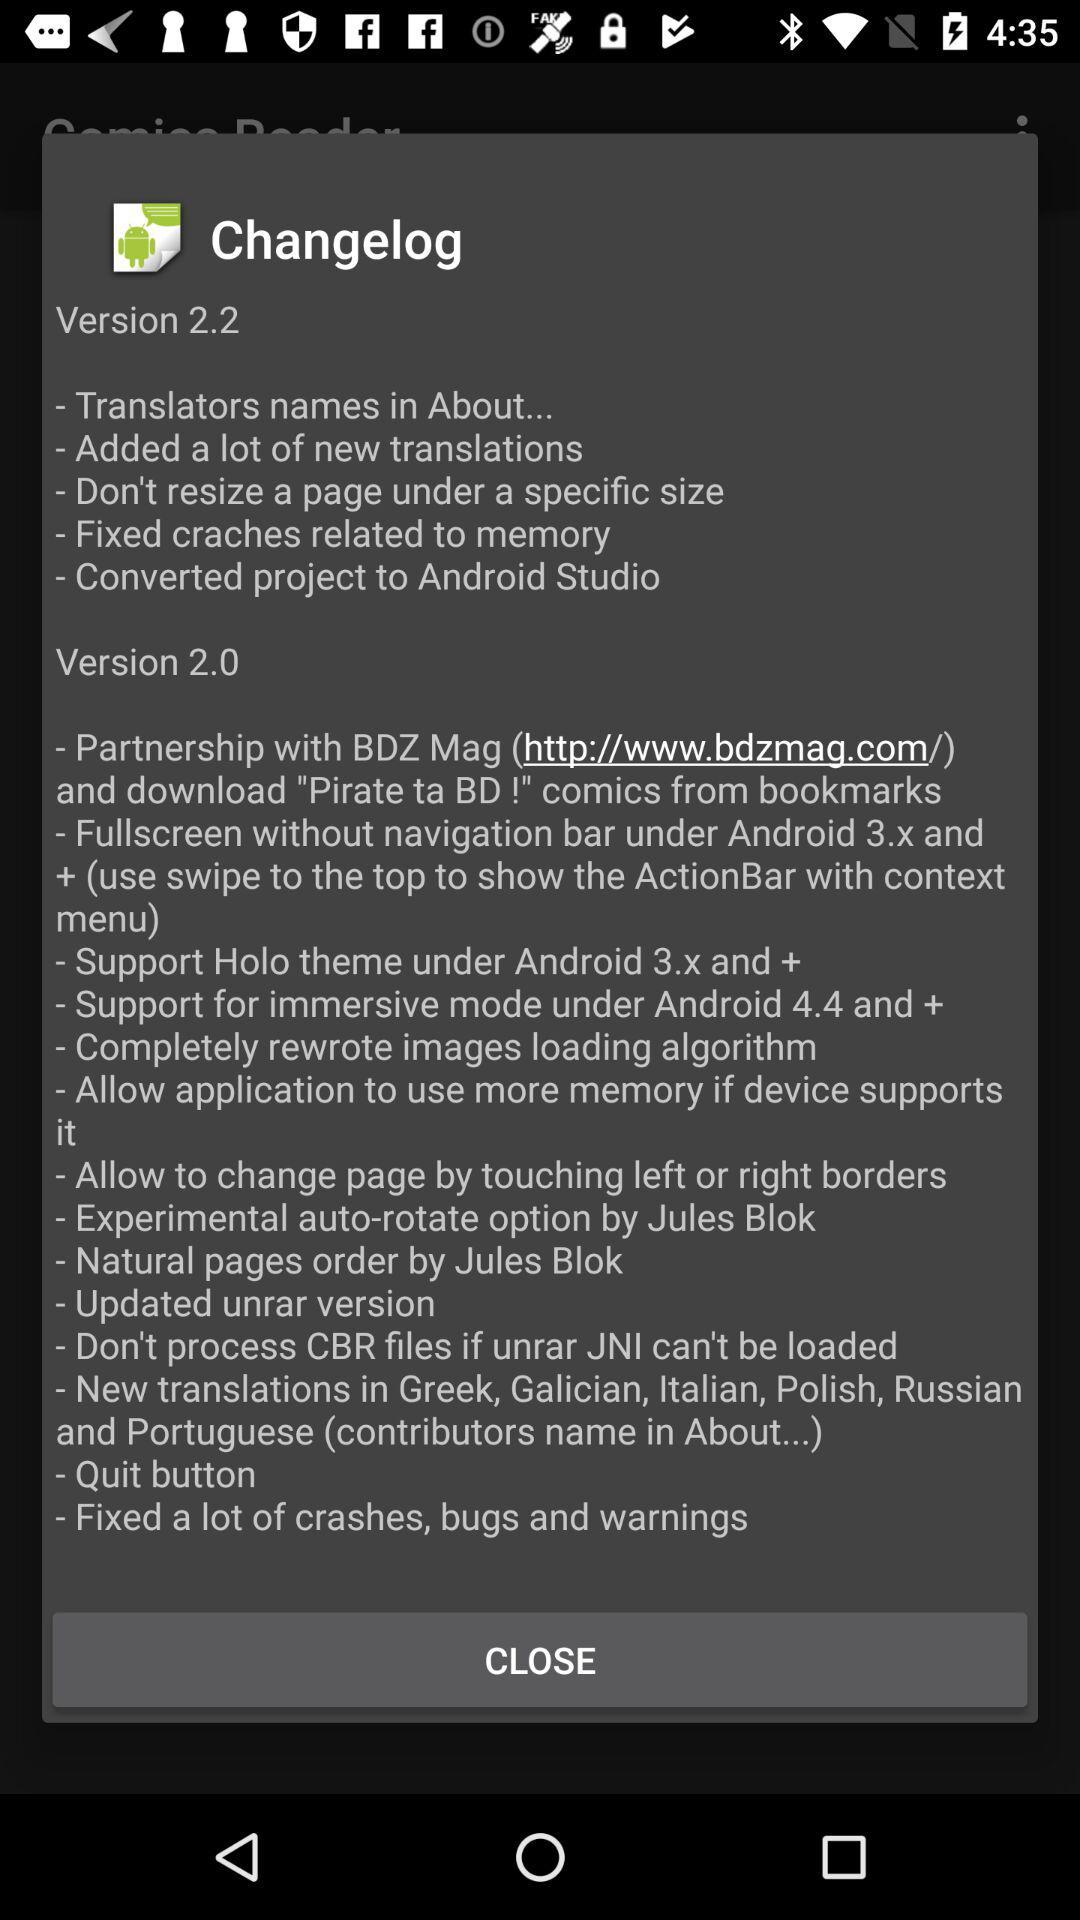  What do you see at coordinates (540, 1659) in the screenshot?
I see `the close icon` at bounding box center [540, 1659].